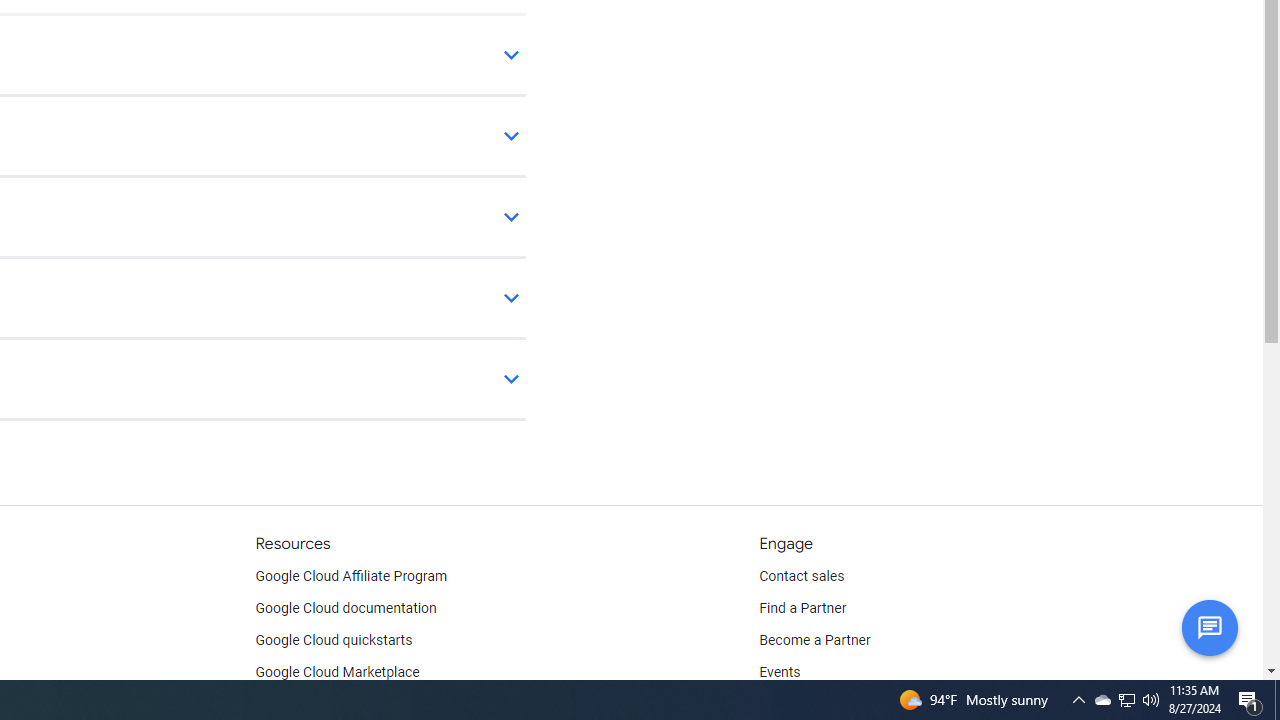 The image size is (1280, 720). Describe the element at coordinates (345, 608) in the screenshot. I see `'Google Cloud documentation'` at that location.